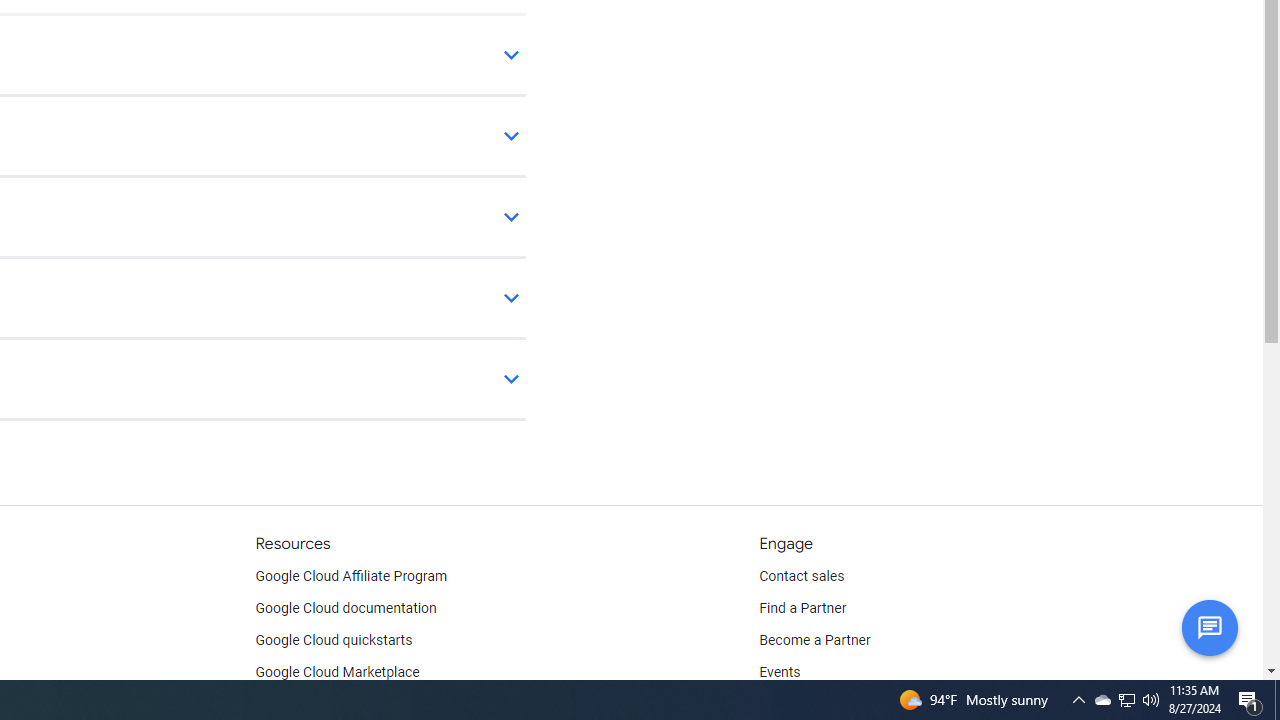 The image size is (1280, 720). Describe the element at coordinates (345, 608) in the screenshot. I see `'Google Cloud documentation'` at that location.